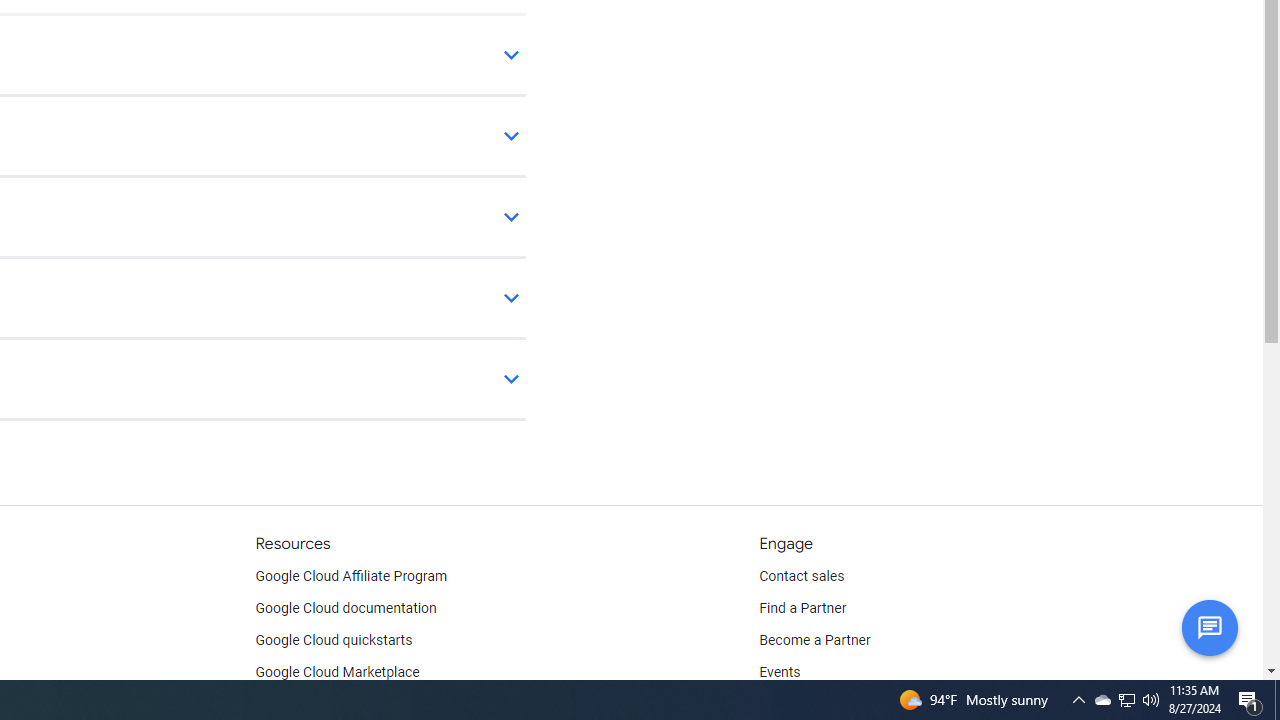 The image size is (1280, 720). Describe the element at coordinates (345, 608) in the screenshot. I see `'Google Cloud documentation'` at that location.